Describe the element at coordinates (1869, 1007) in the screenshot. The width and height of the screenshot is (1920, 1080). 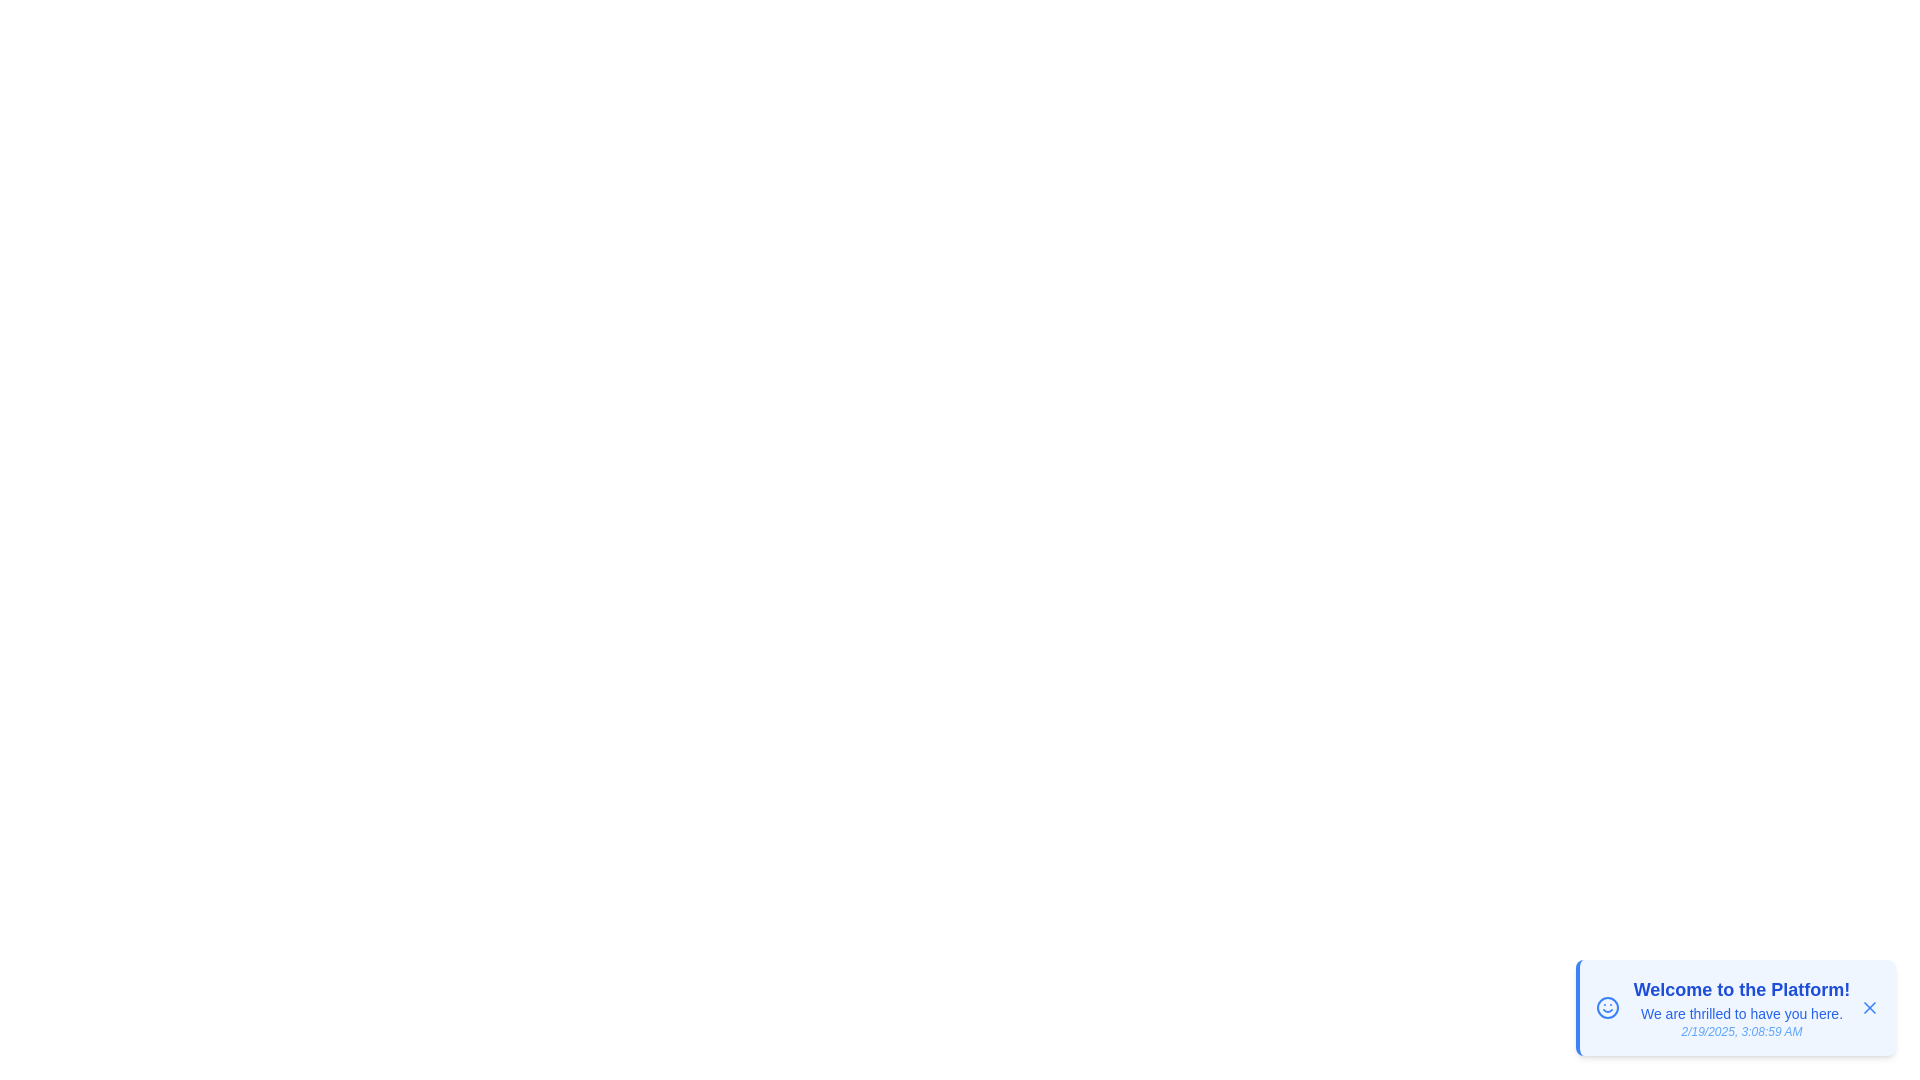
I see `the dismiss button to remove the notification` at that location.